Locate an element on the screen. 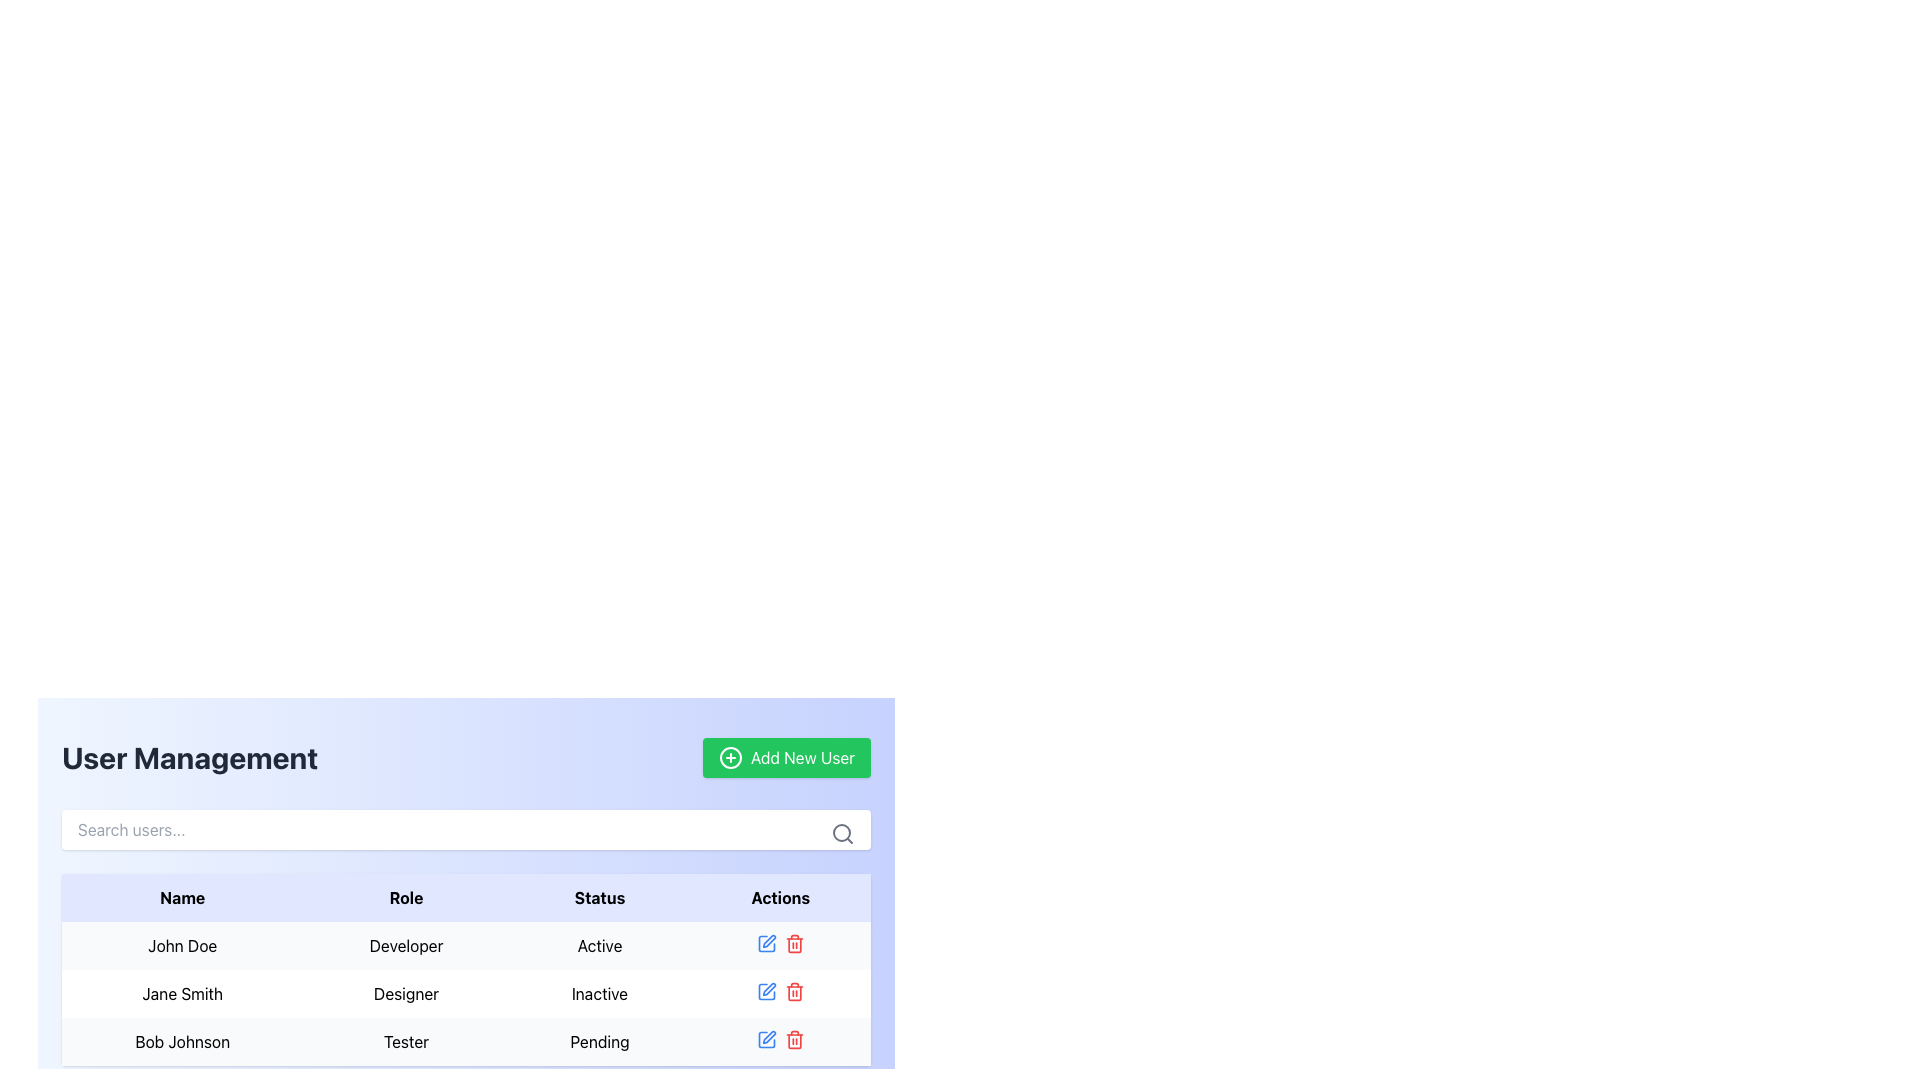  the decorative circle element representing the magnifying glass's lens, located inside the SVG icon at the top-right corner of the search bar is located at coordinates (841, 833).